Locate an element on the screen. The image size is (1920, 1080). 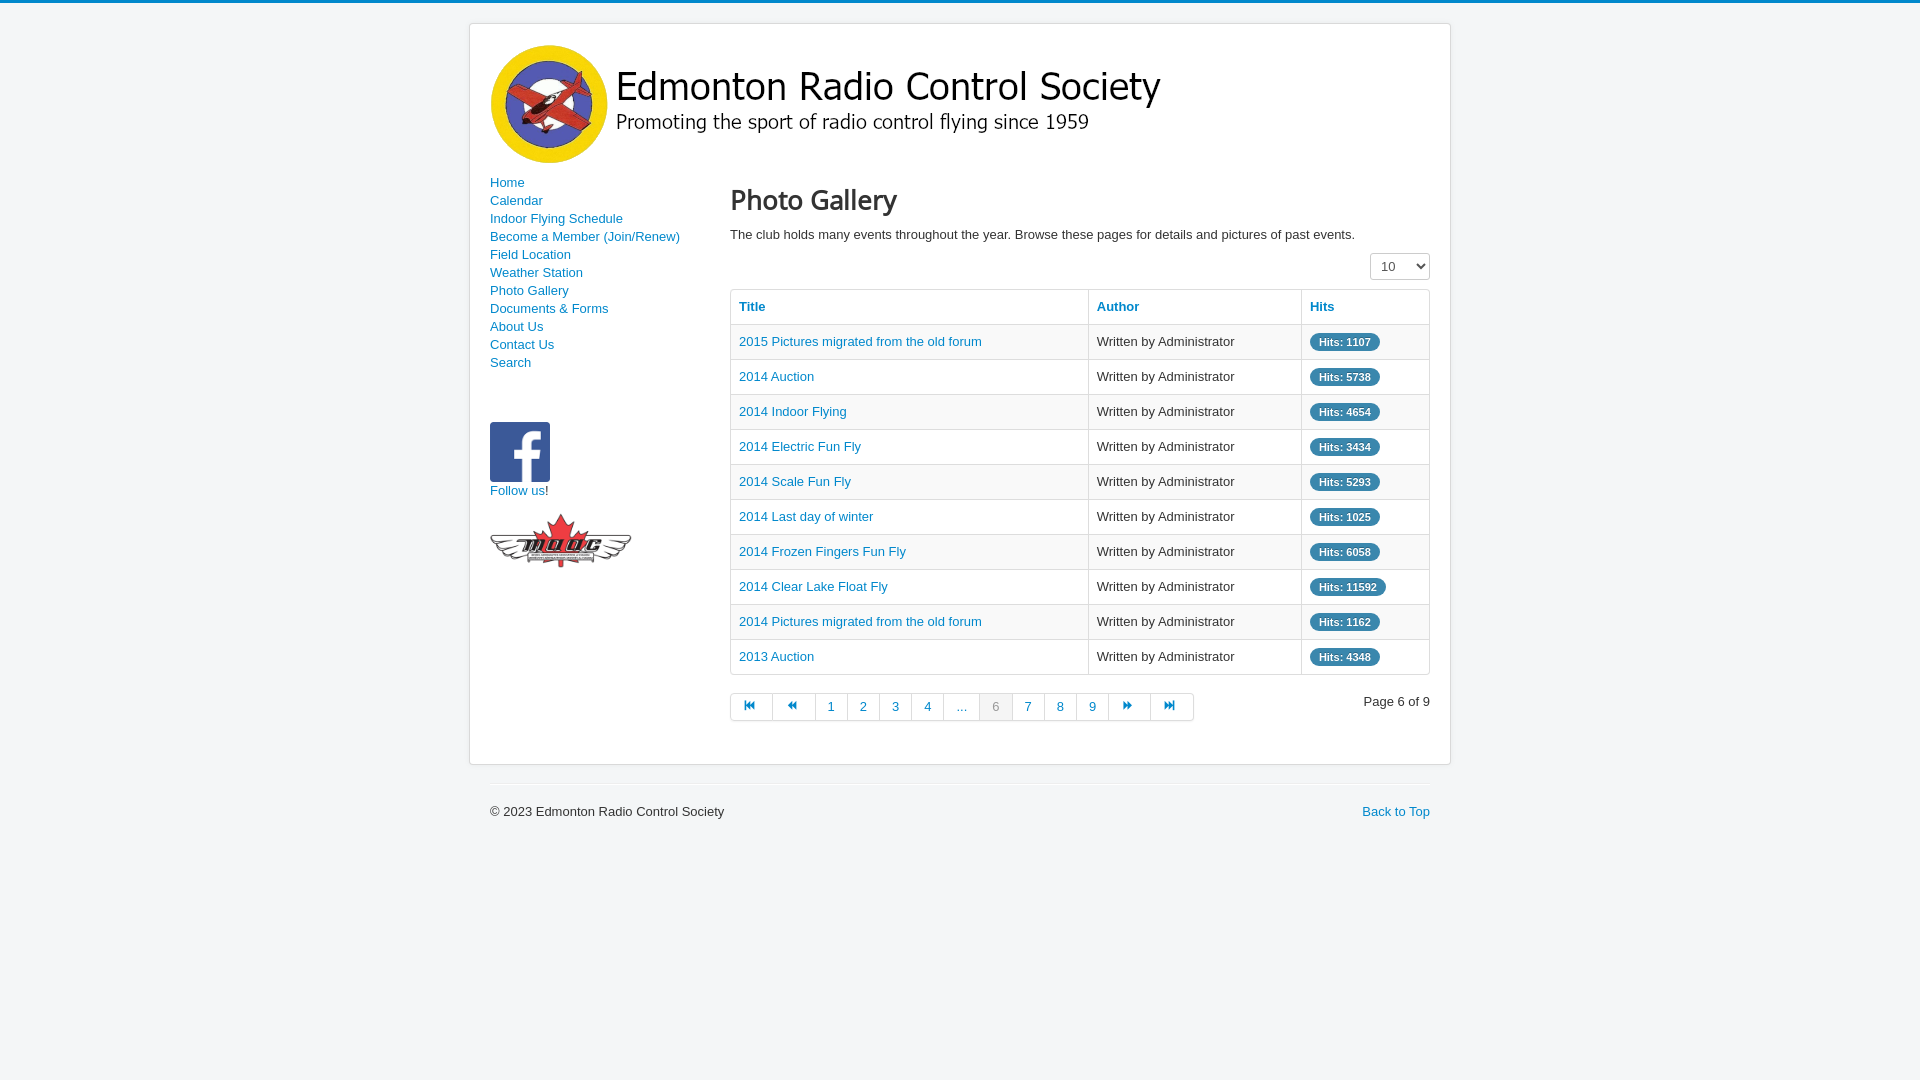
'About Us' is located at coordinates (599, 326).